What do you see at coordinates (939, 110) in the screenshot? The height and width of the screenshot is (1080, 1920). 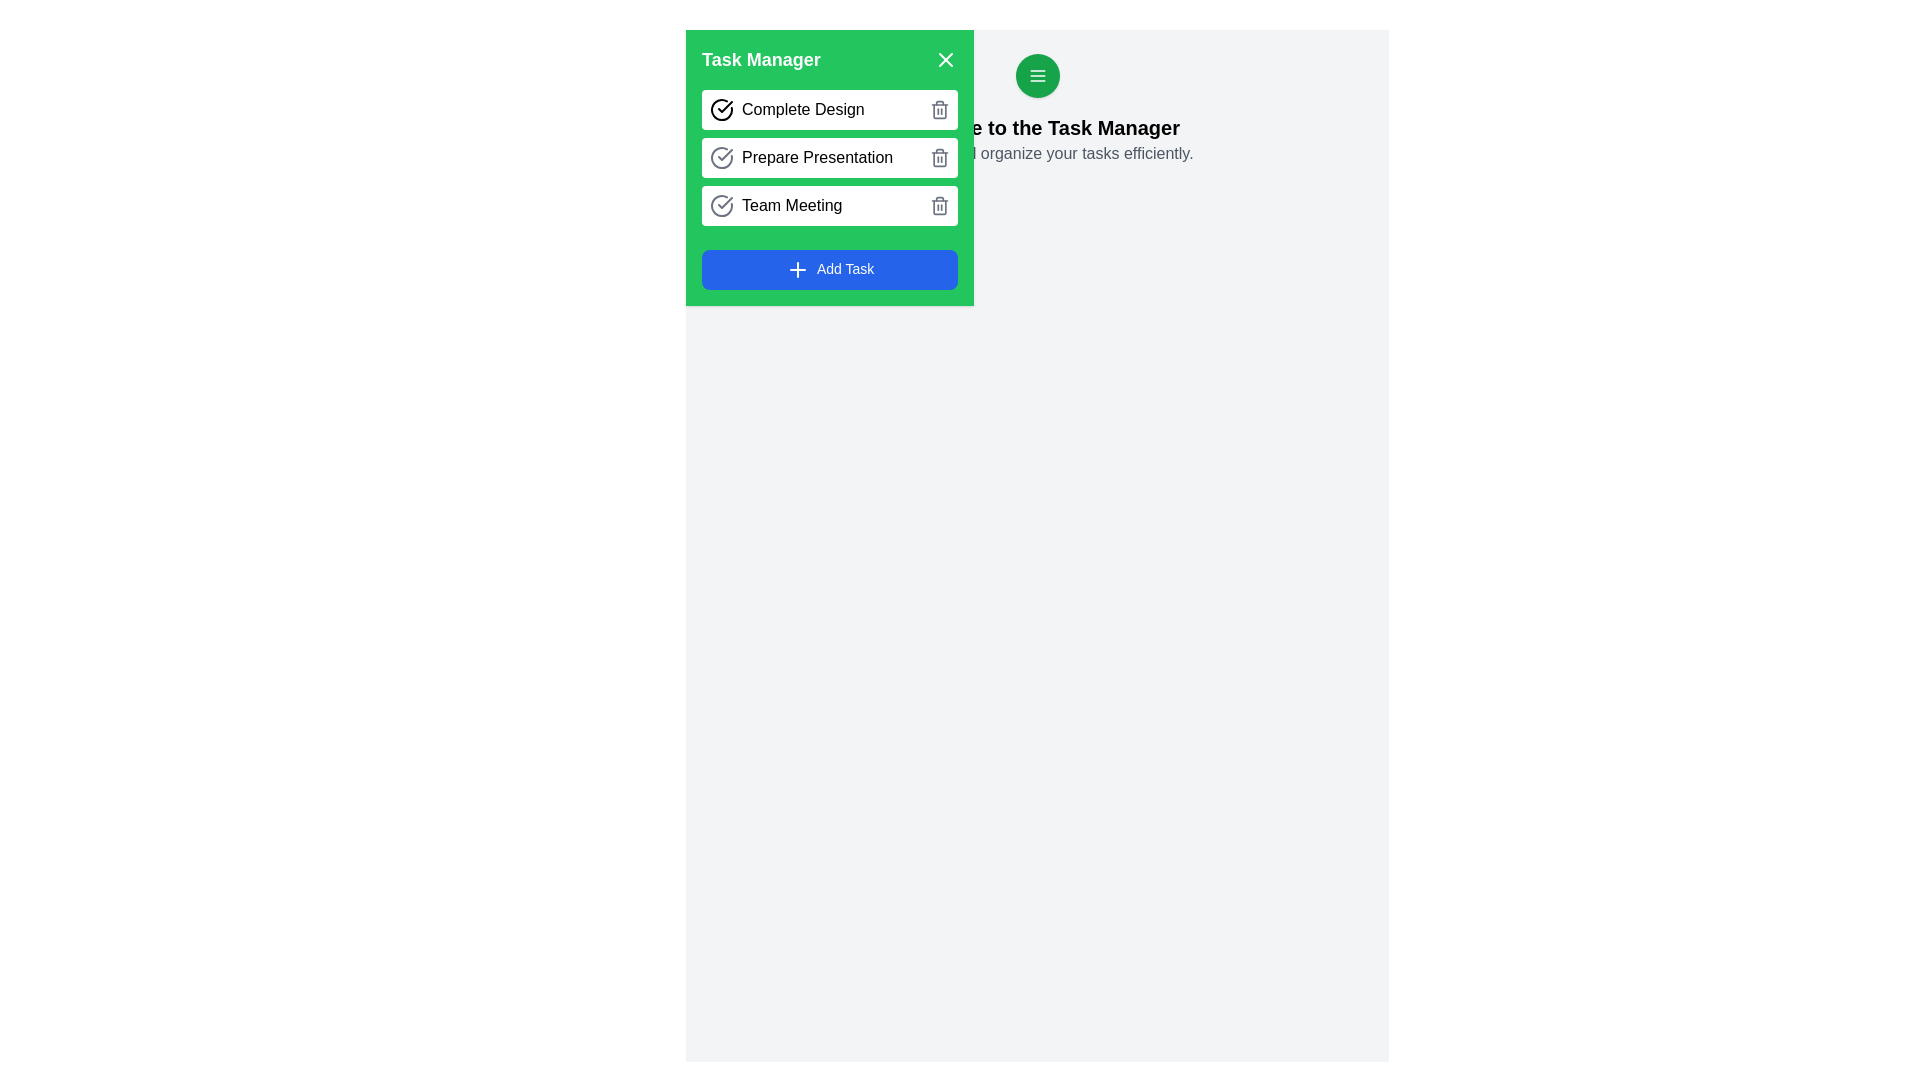 I see `the task with the name Complete Design by clicking its delete button` at bounding box center [939, 110].